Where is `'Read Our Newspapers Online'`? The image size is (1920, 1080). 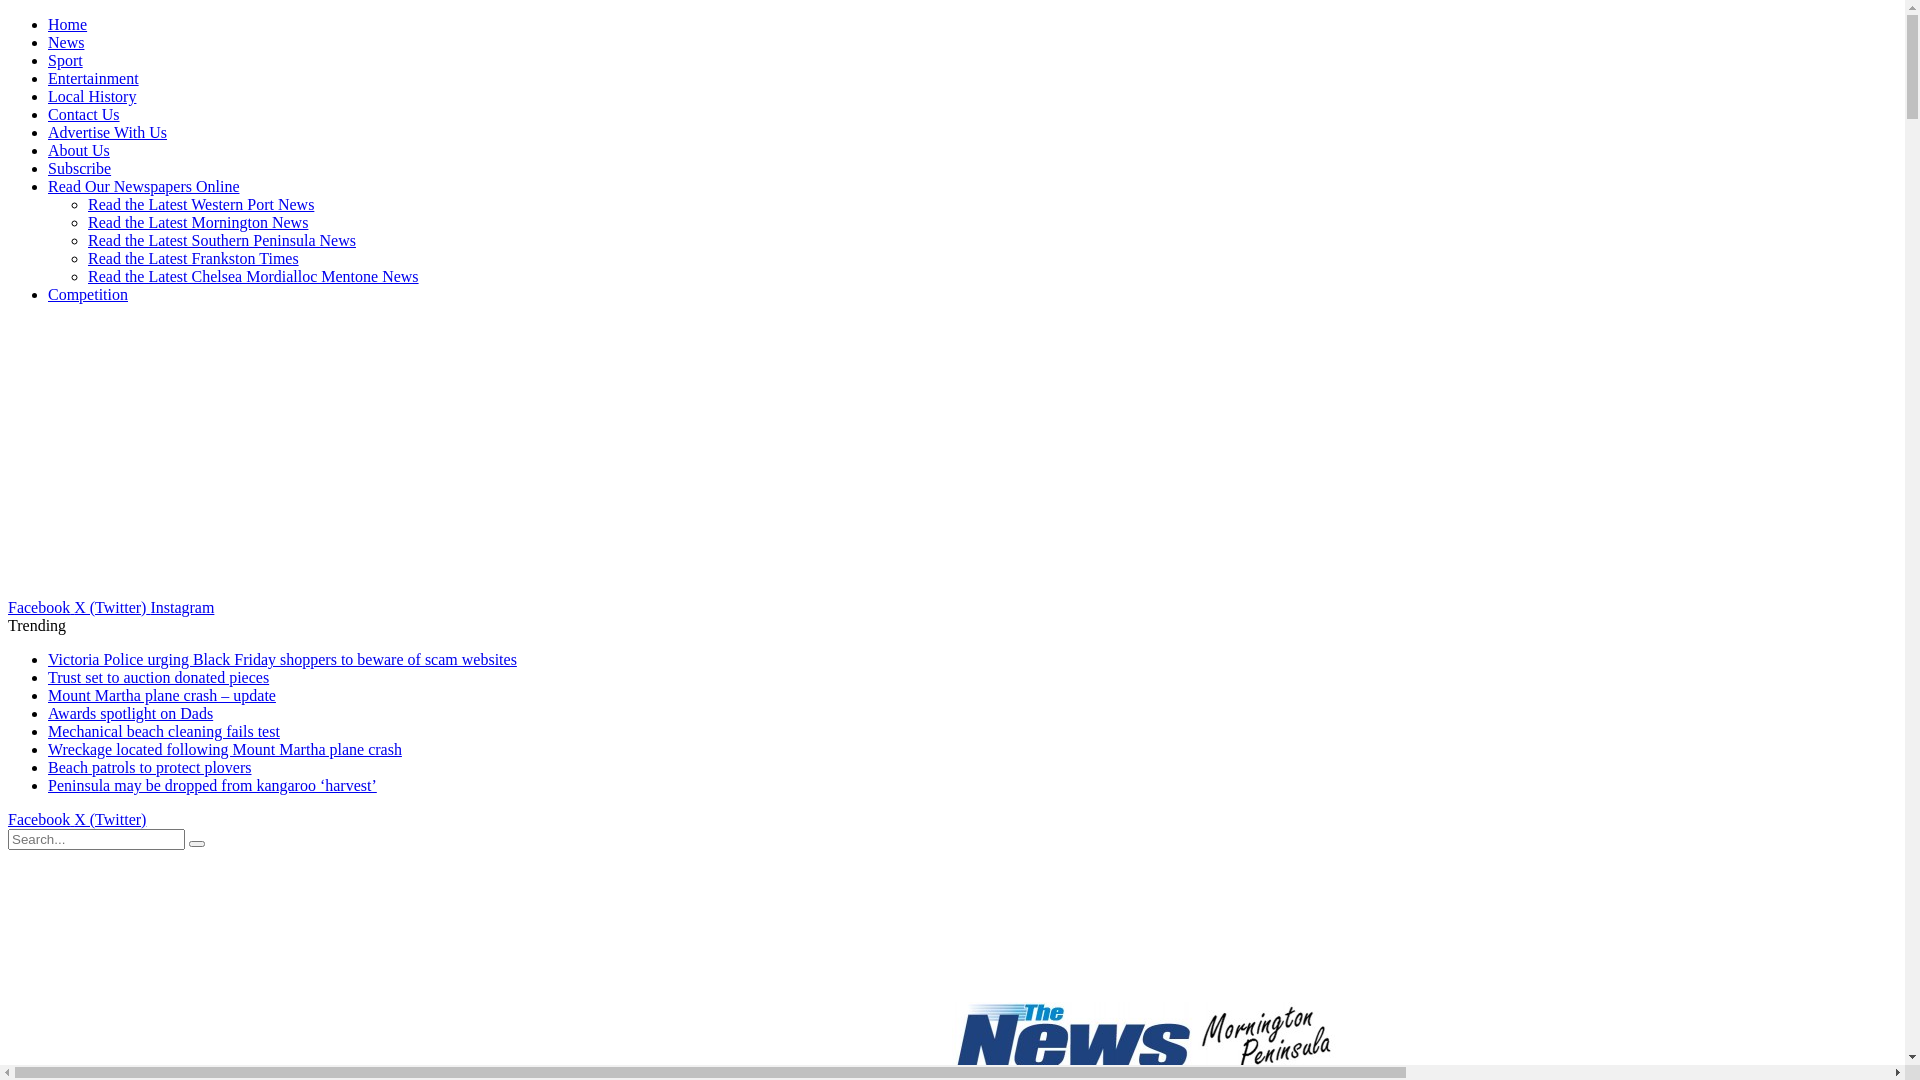
'Read Our Newspapers Online' is located at coordinates (143, 186).